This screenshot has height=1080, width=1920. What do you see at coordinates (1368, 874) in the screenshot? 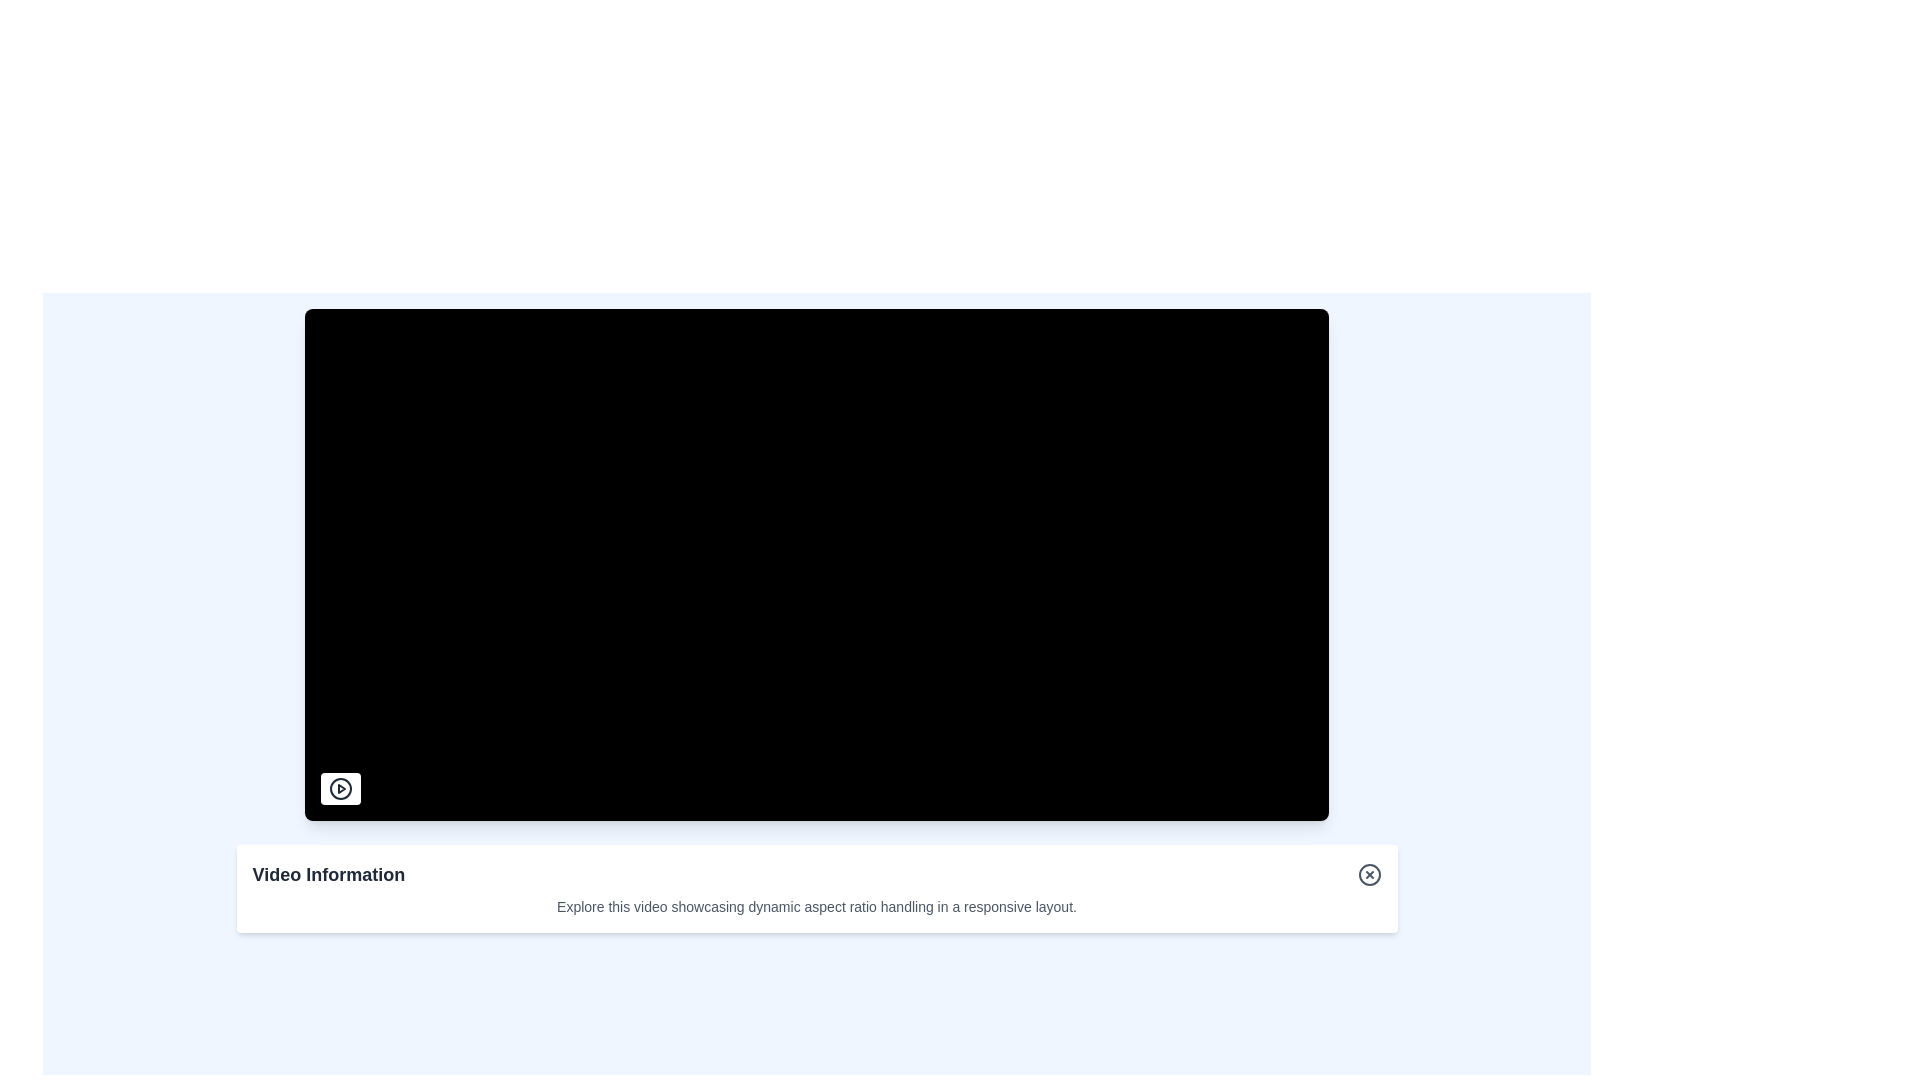
I see `the close button located at the far-right edge of the 'Video Information' section` at bounding box center [1368, 874].